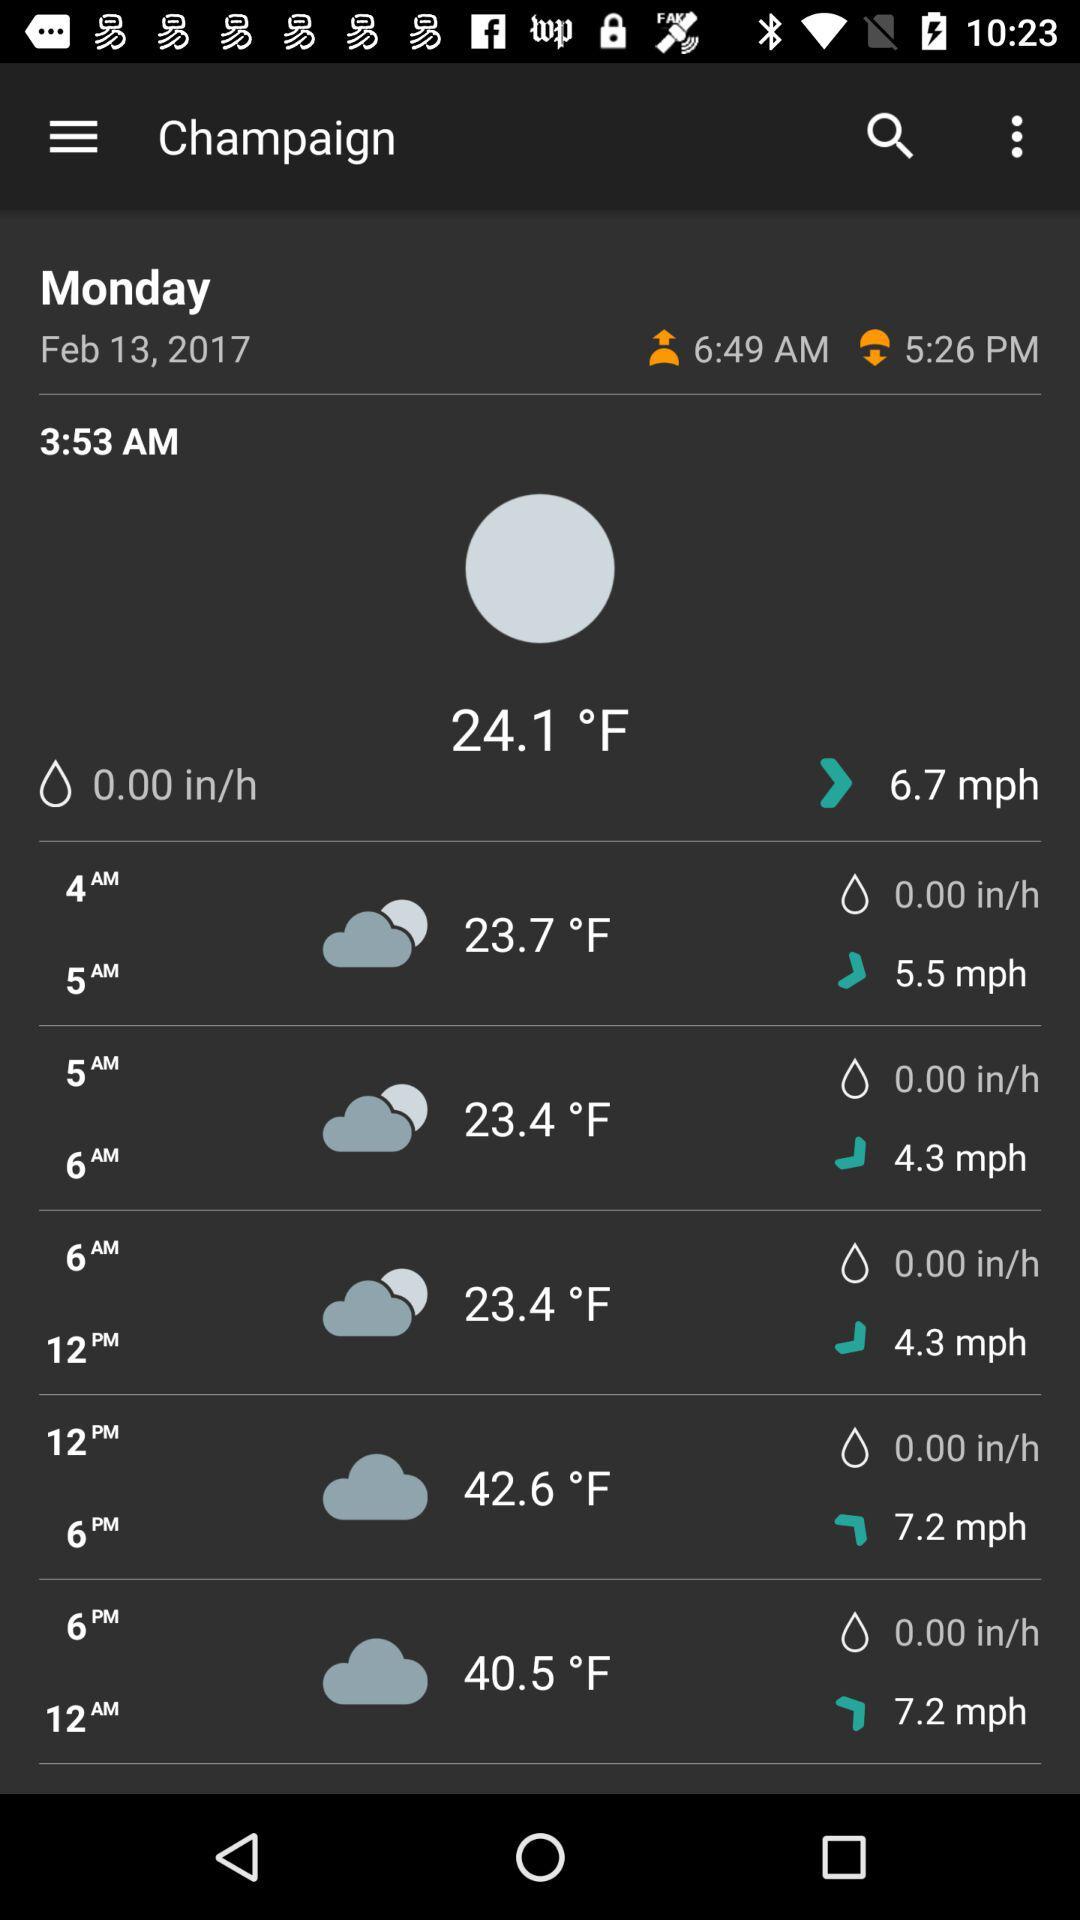 This screenshot has width=1080, height=1920. Describe the element at coordinates (890, 135) in the screenshot. I see `the icon to the right of champaign app` at that location.